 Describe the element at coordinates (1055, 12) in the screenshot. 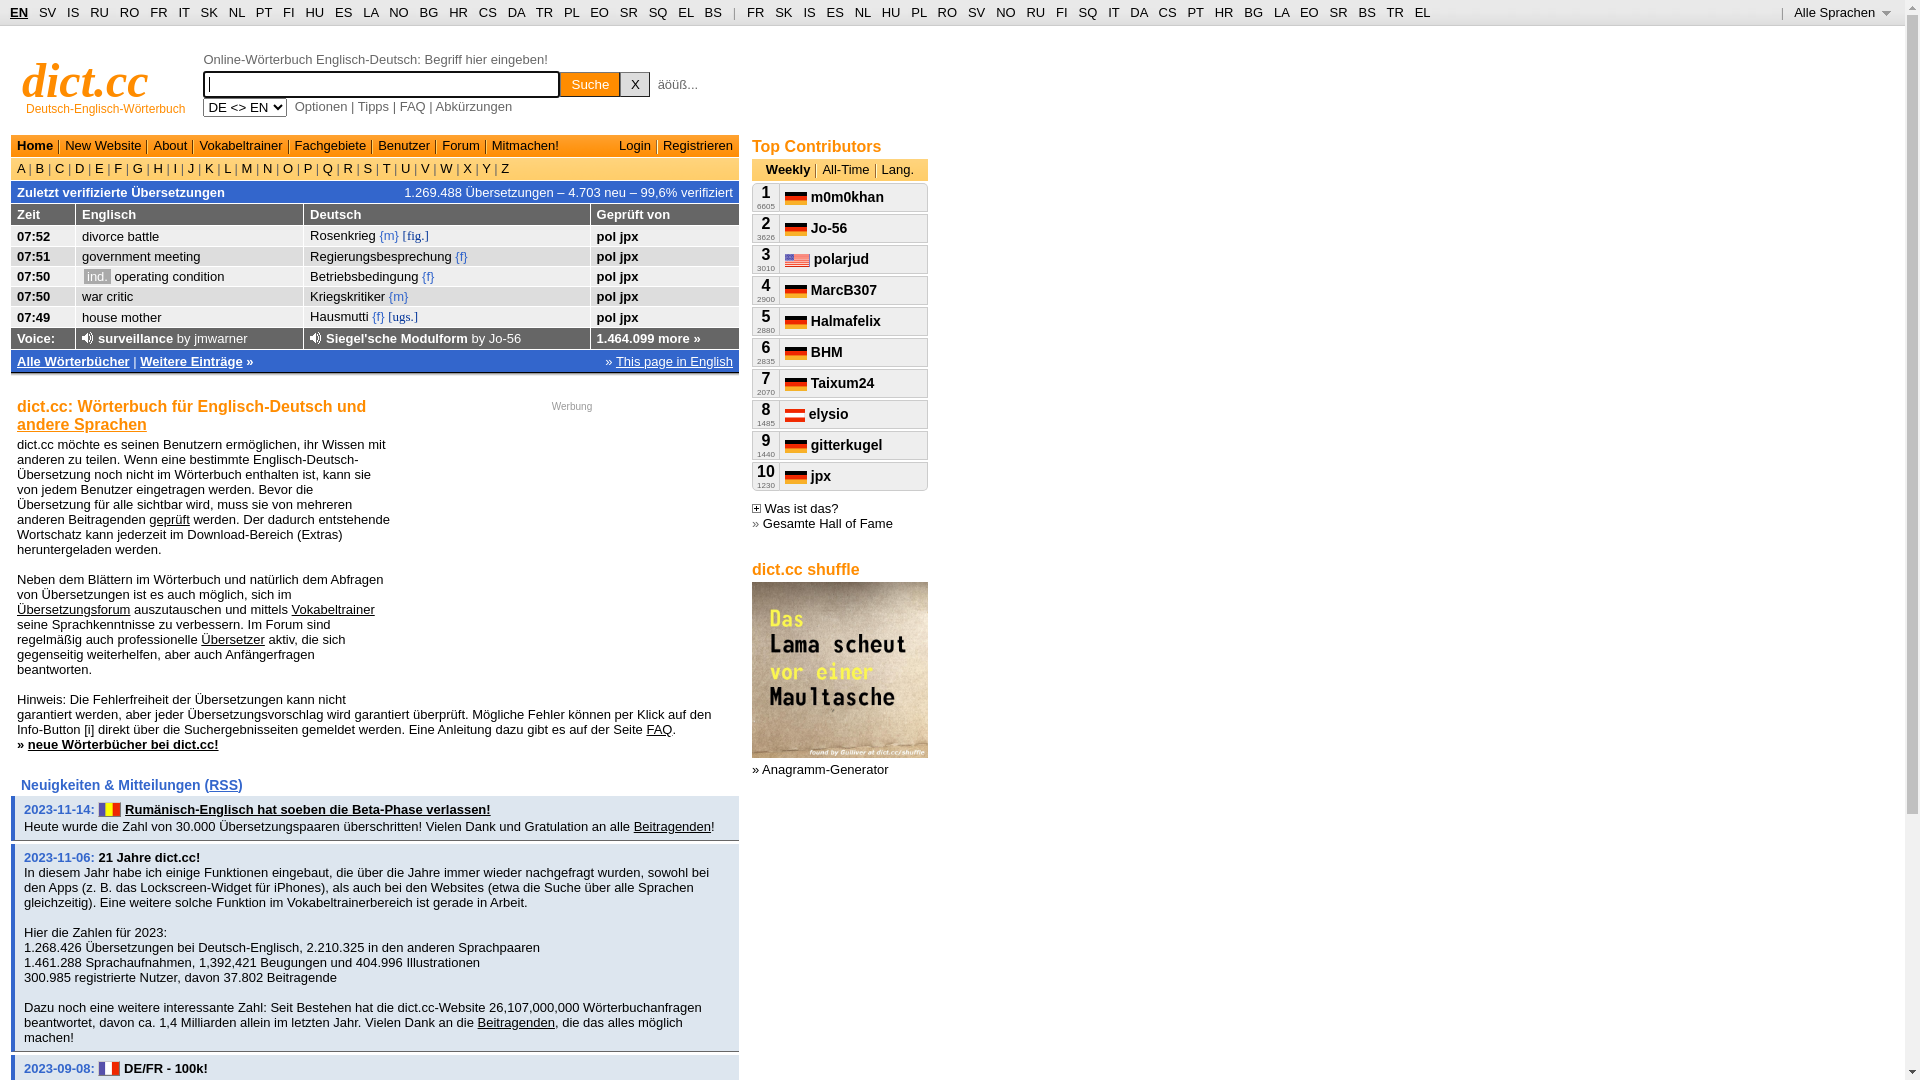

I see `'FI'` at that location.